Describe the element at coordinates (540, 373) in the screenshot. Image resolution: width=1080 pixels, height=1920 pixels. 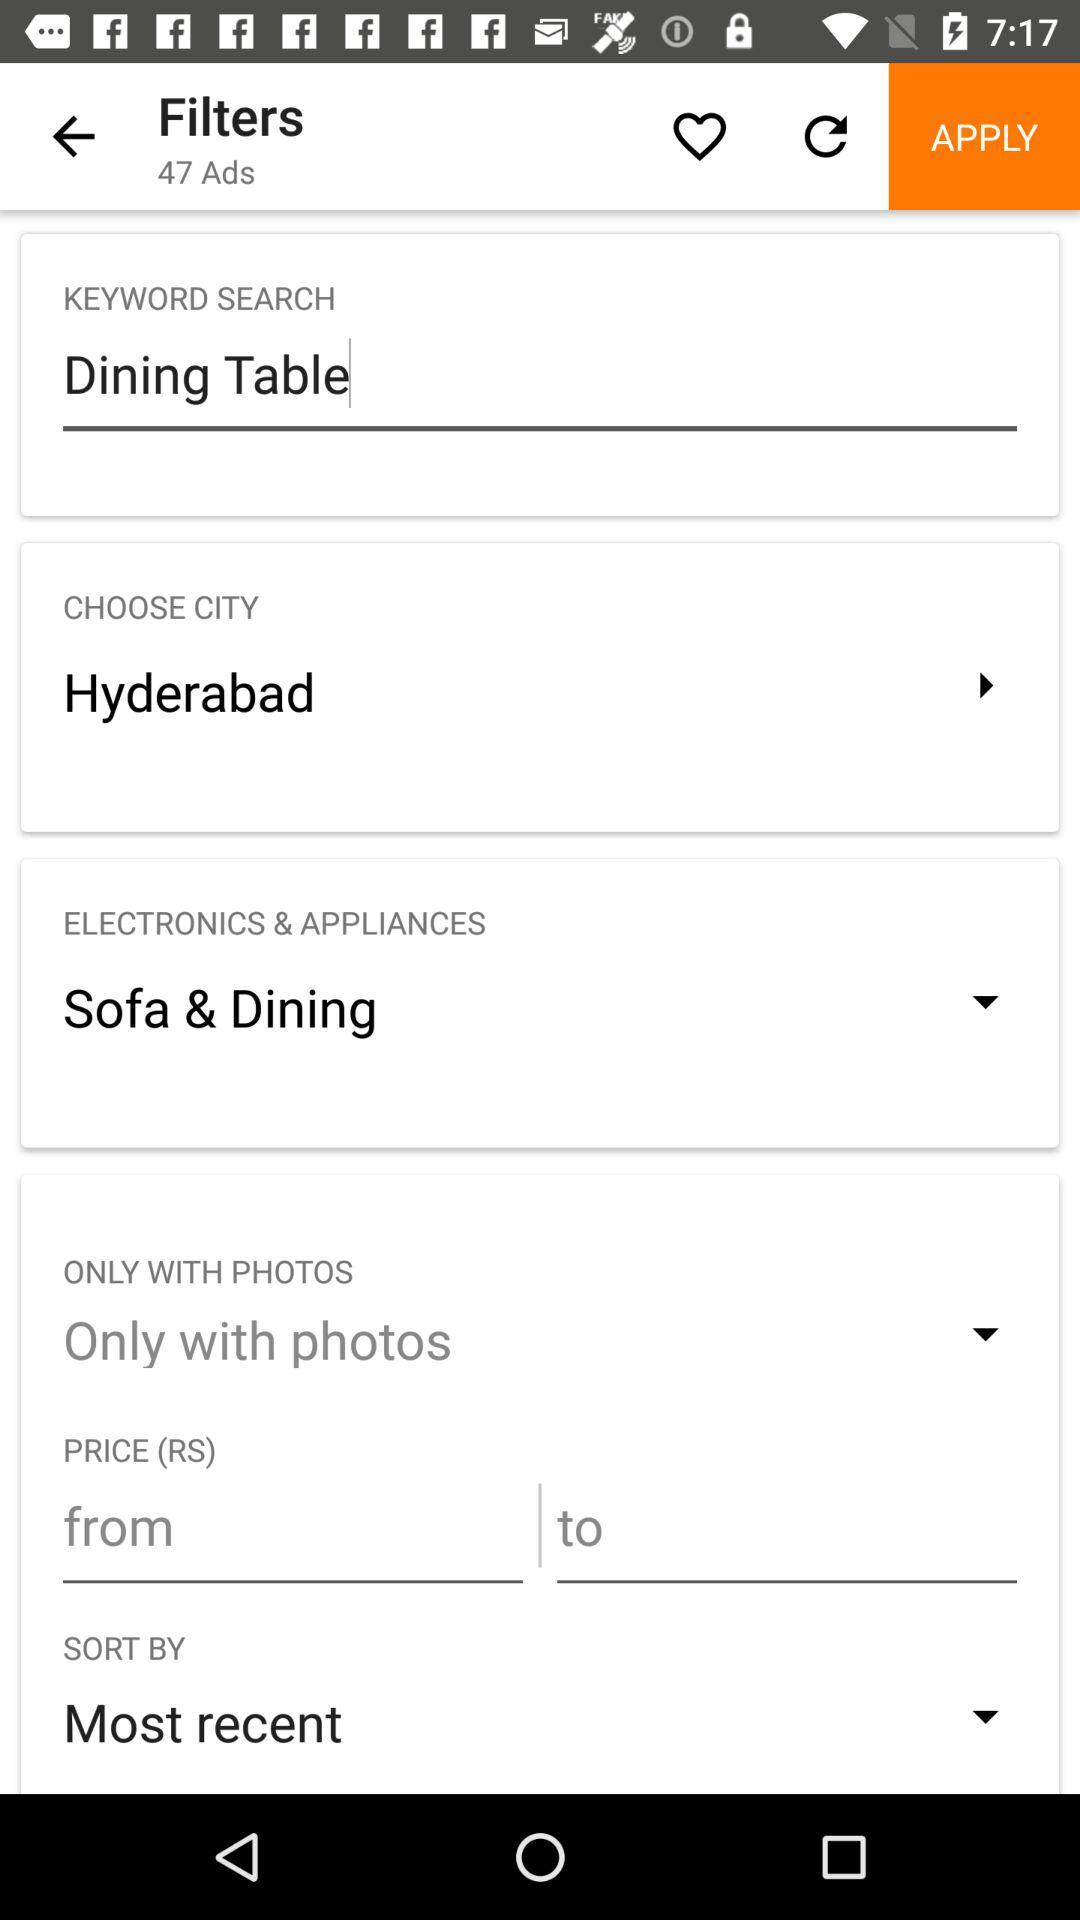
I see `dining table` at that location.